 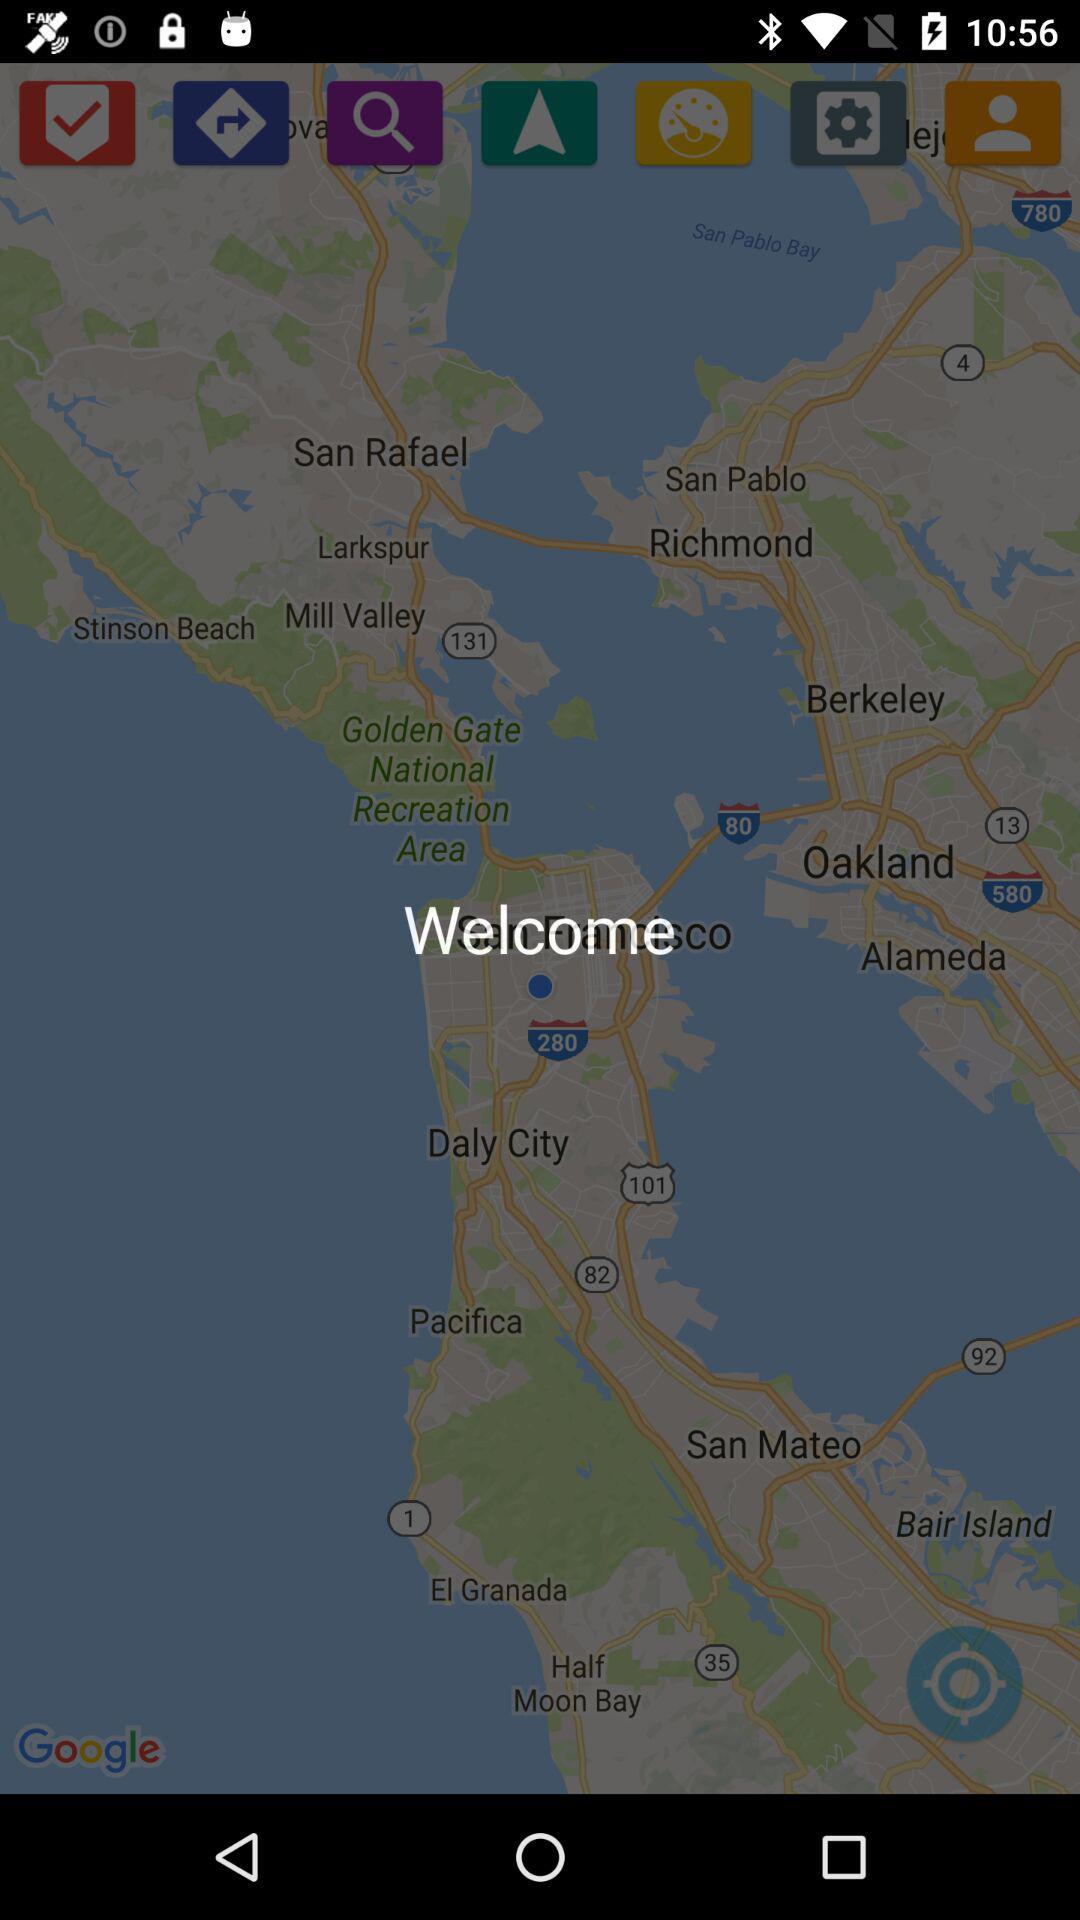 What do you see at coordinates (692, 121) in the screenshot?
I see `app above the welcome` at bounding box center [692, 121].